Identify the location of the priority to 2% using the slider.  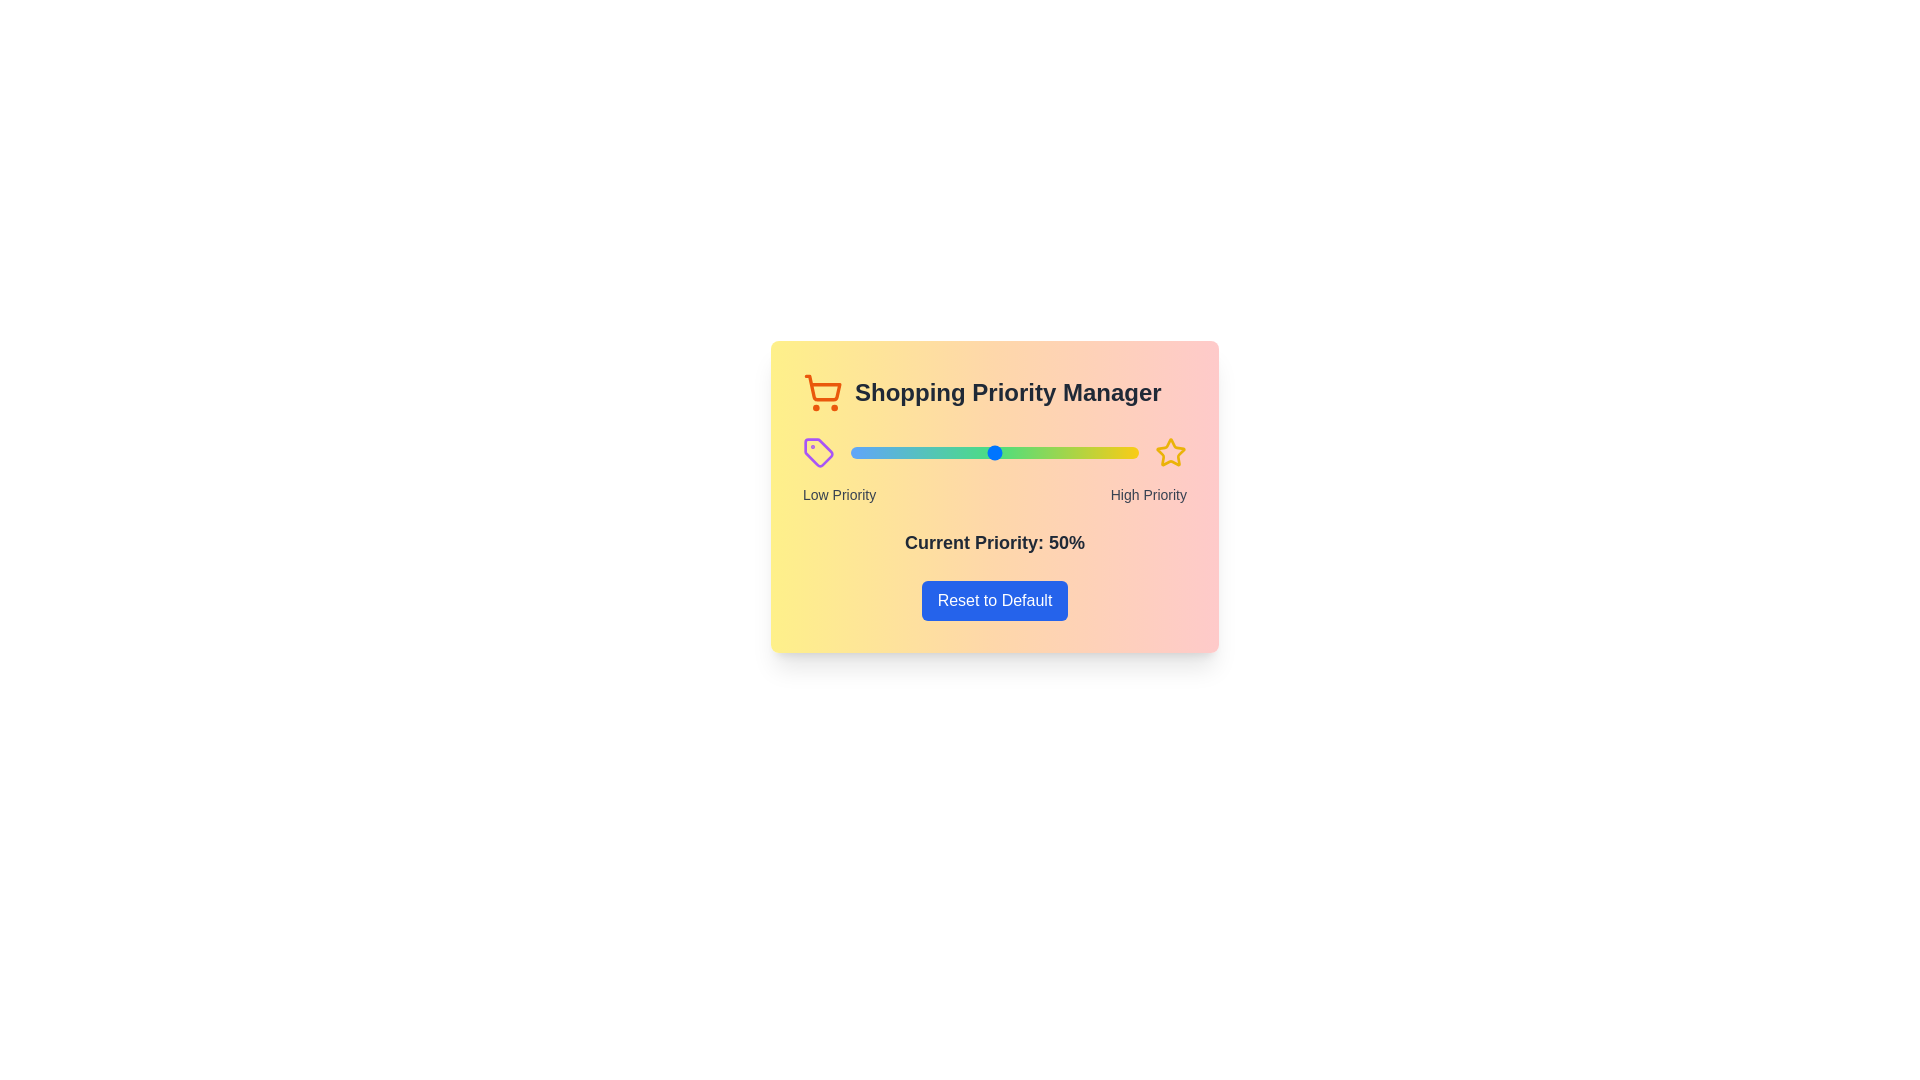
(856, 452).